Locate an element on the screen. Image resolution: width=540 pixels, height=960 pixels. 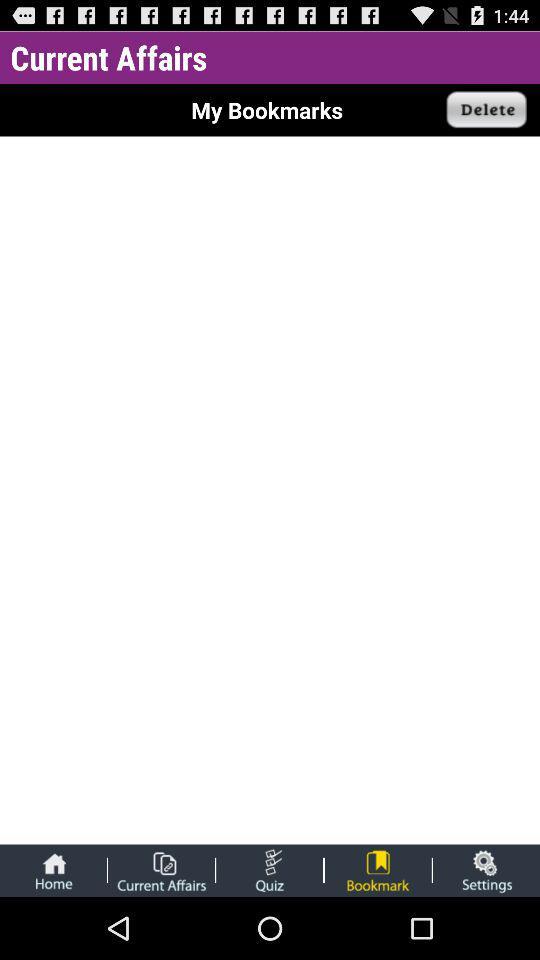
delete selection is located at coordinates (486, 110).